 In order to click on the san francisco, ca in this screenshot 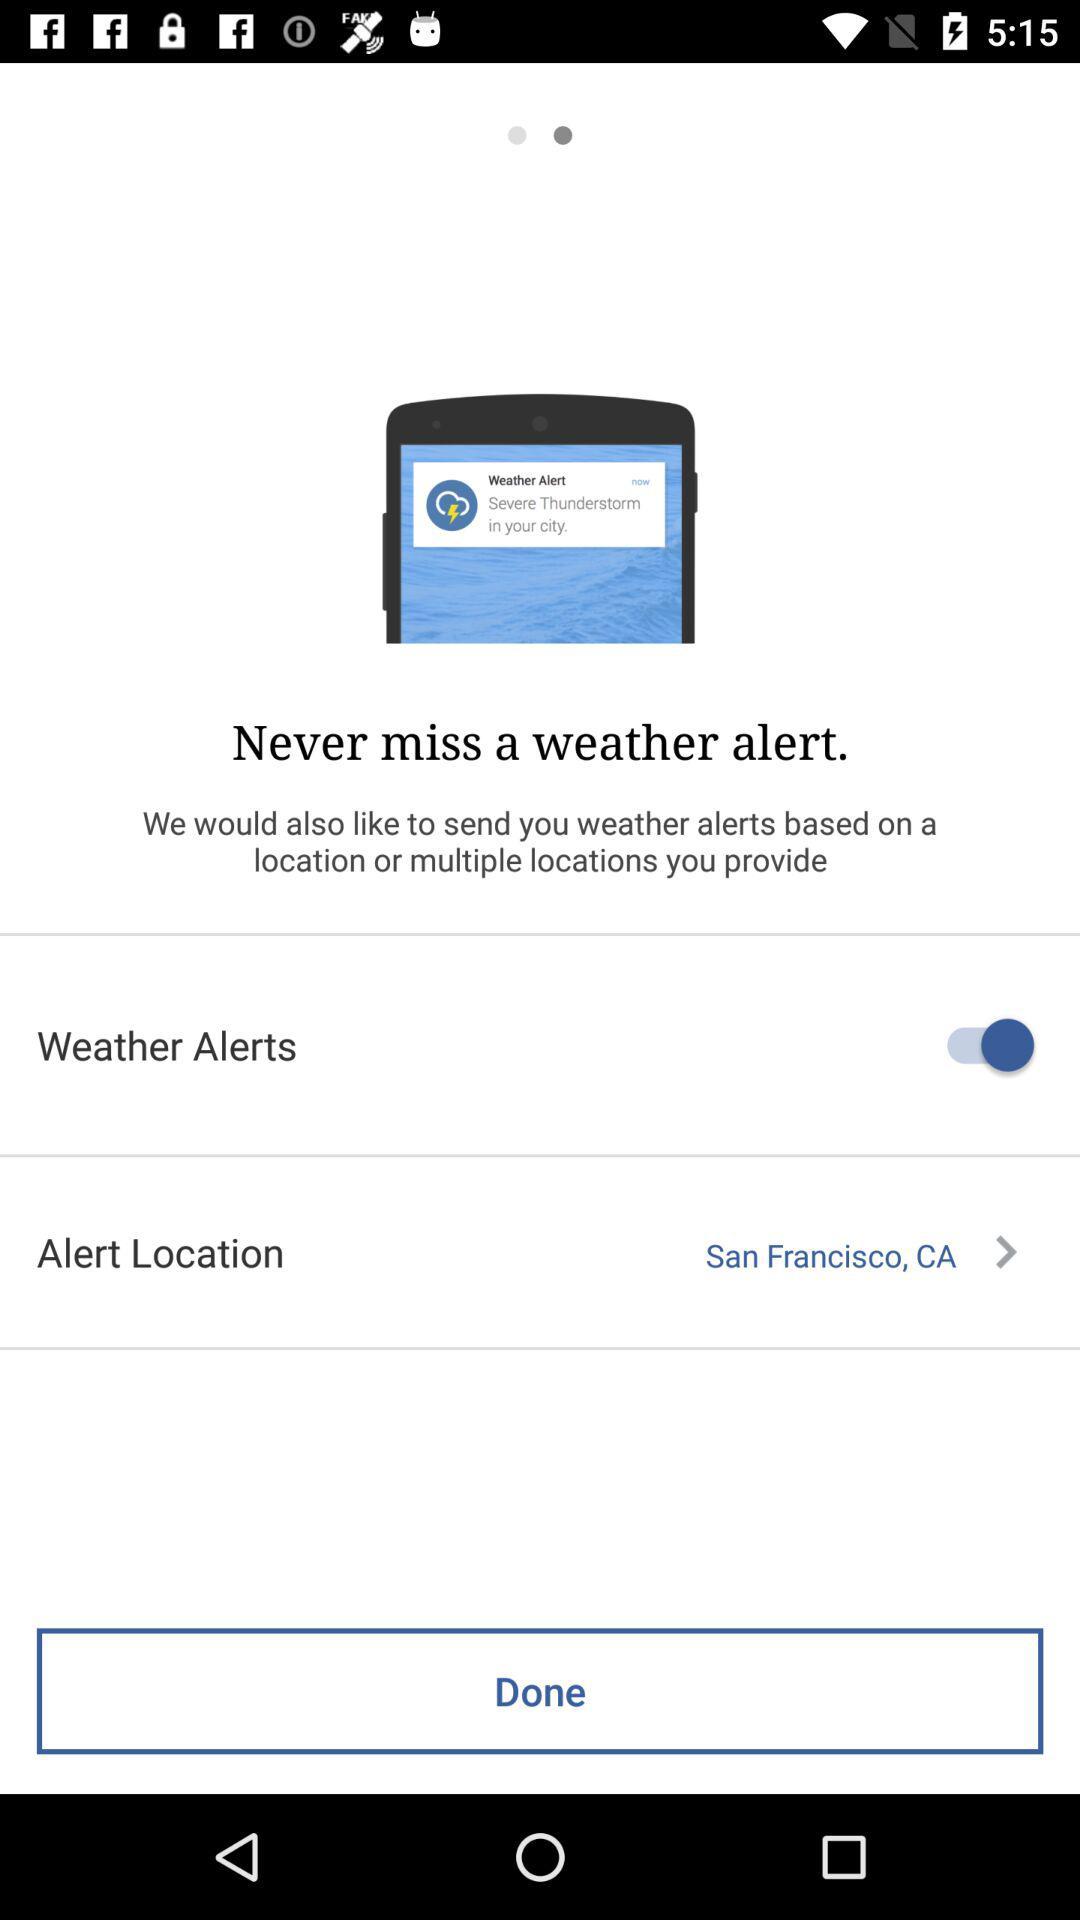, I will do `click(860, 1254)`.